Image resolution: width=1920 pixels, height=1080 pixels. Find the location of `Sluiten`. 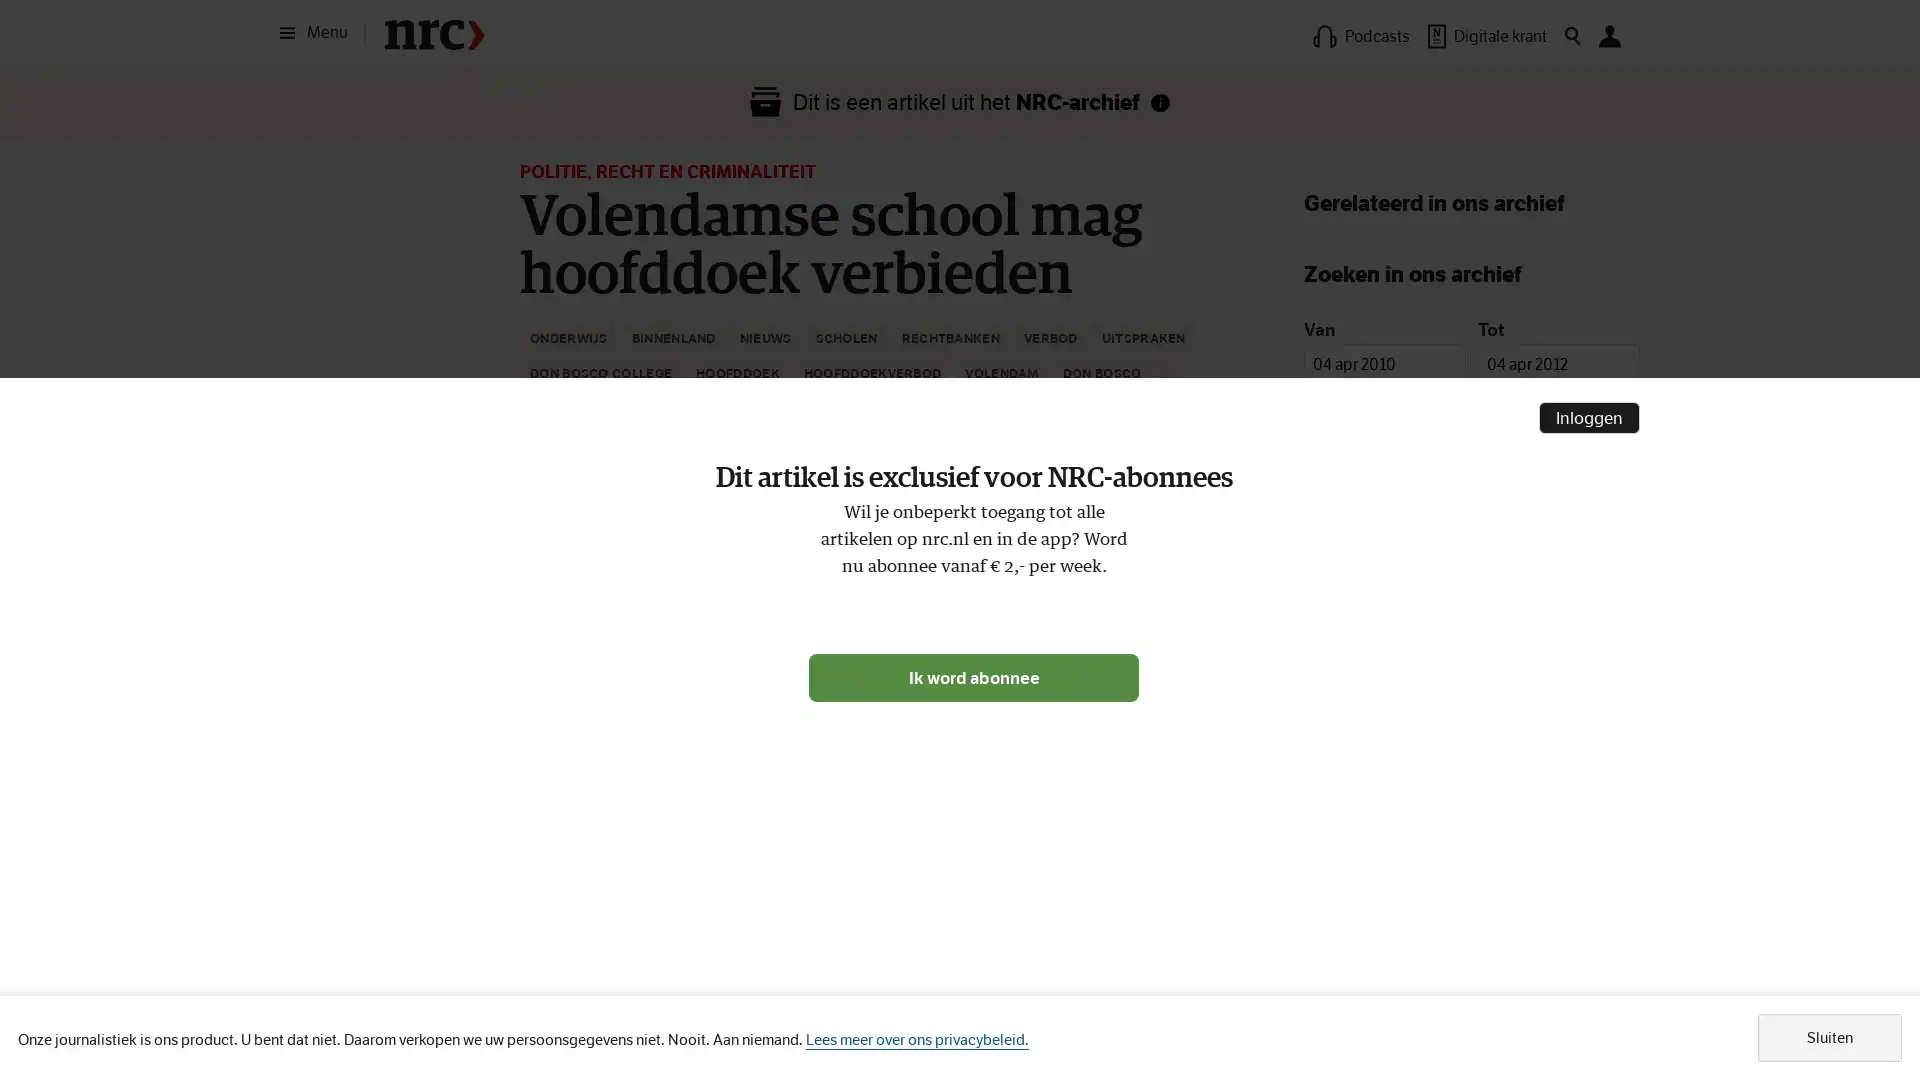

Sluiten is located at coordinates (1829, 1036).